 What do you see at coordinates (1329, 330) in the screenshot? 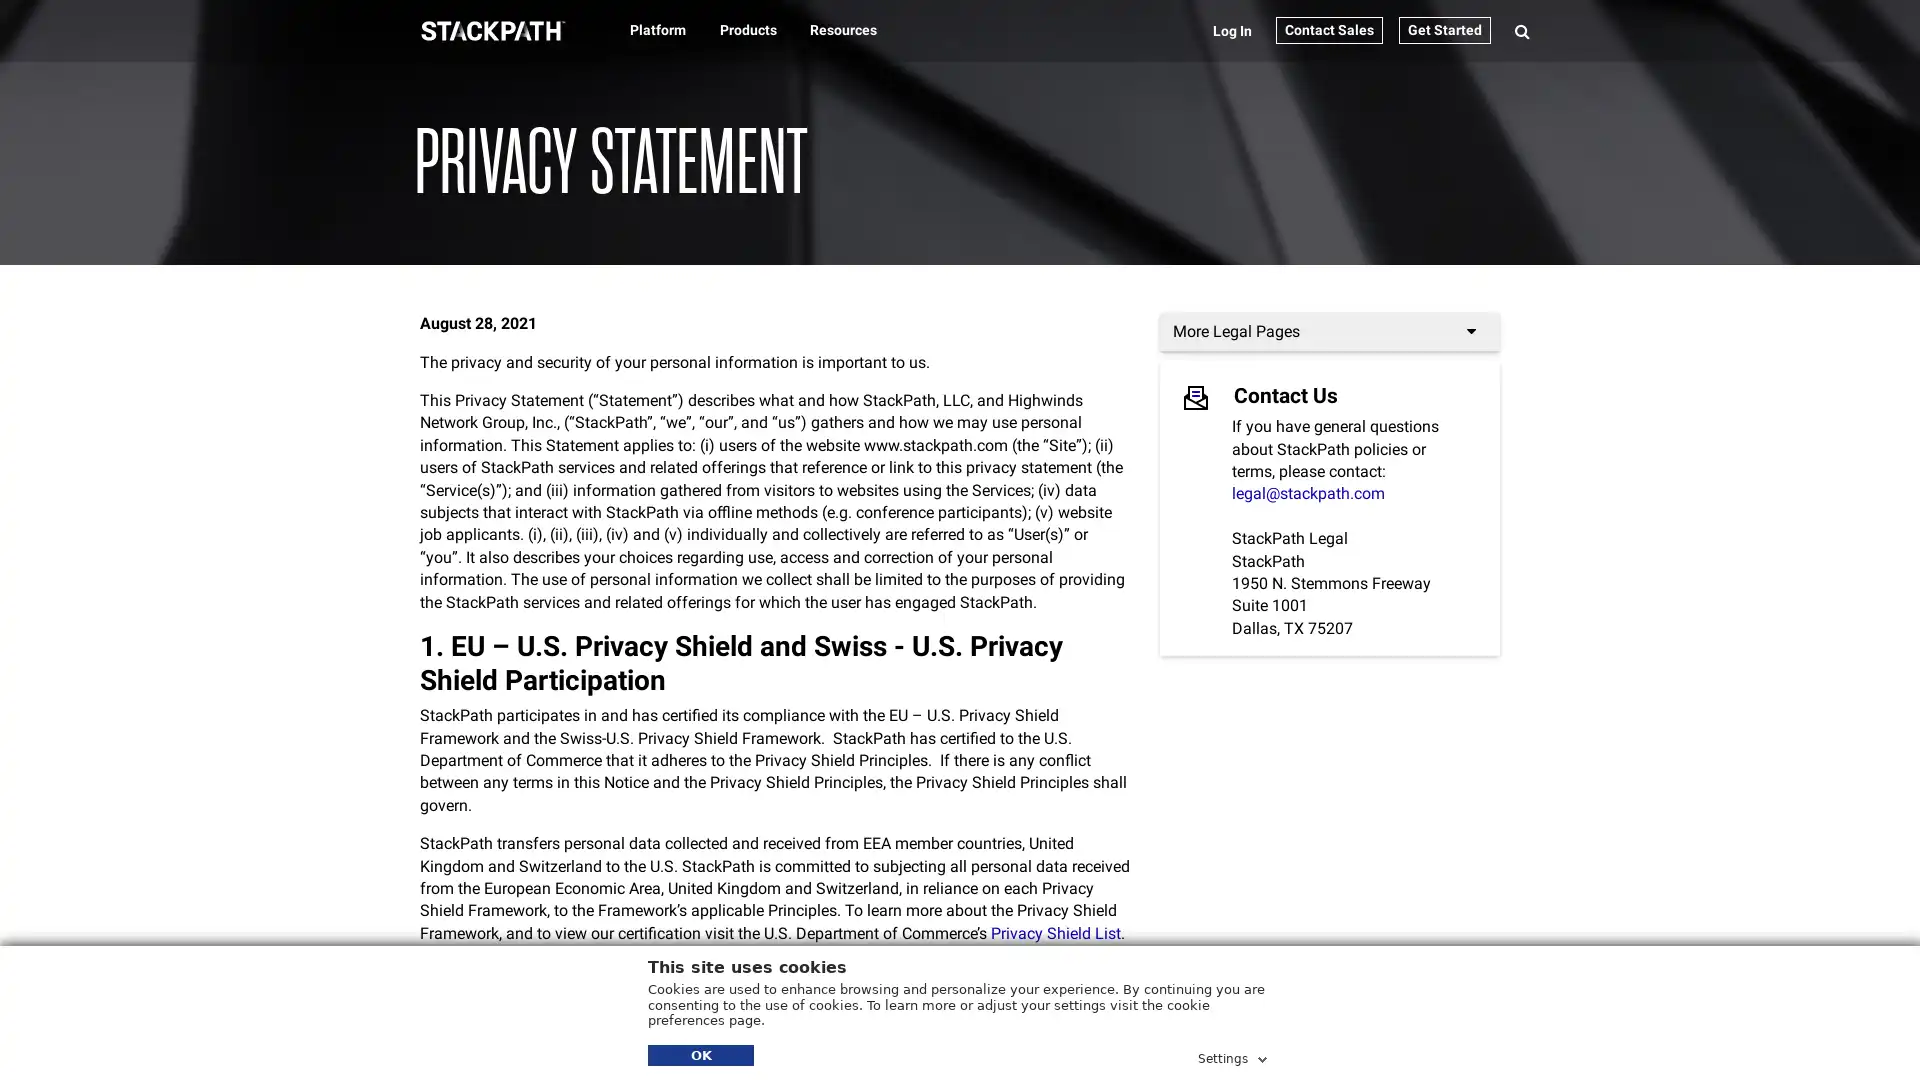
I see `More Legal Pages` at bounding box center [1329, 330].